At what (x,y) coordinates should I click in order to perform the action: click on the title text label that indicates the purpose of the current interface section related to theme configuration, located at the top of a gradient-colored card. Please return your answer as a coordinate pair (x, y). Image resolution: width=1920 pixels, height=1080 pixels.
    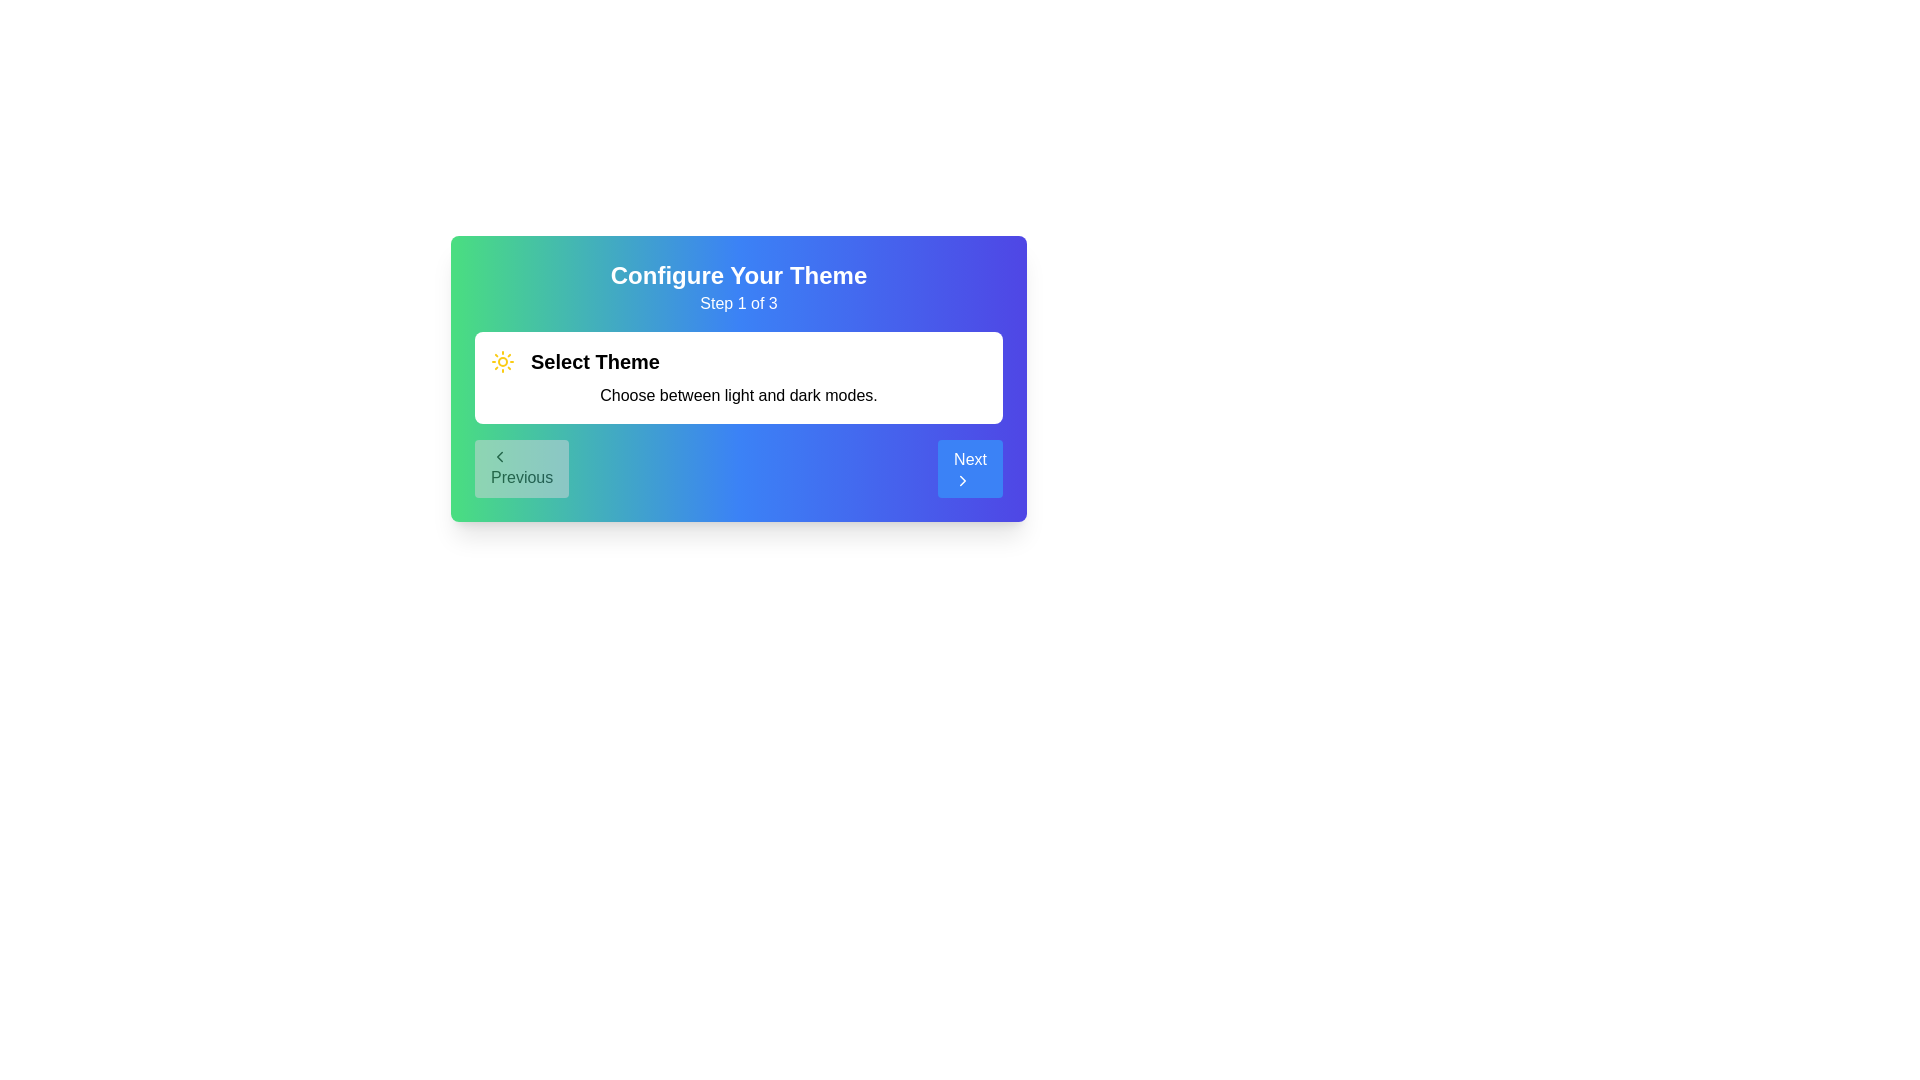
    Looking at the image, I should click on (738, 276).